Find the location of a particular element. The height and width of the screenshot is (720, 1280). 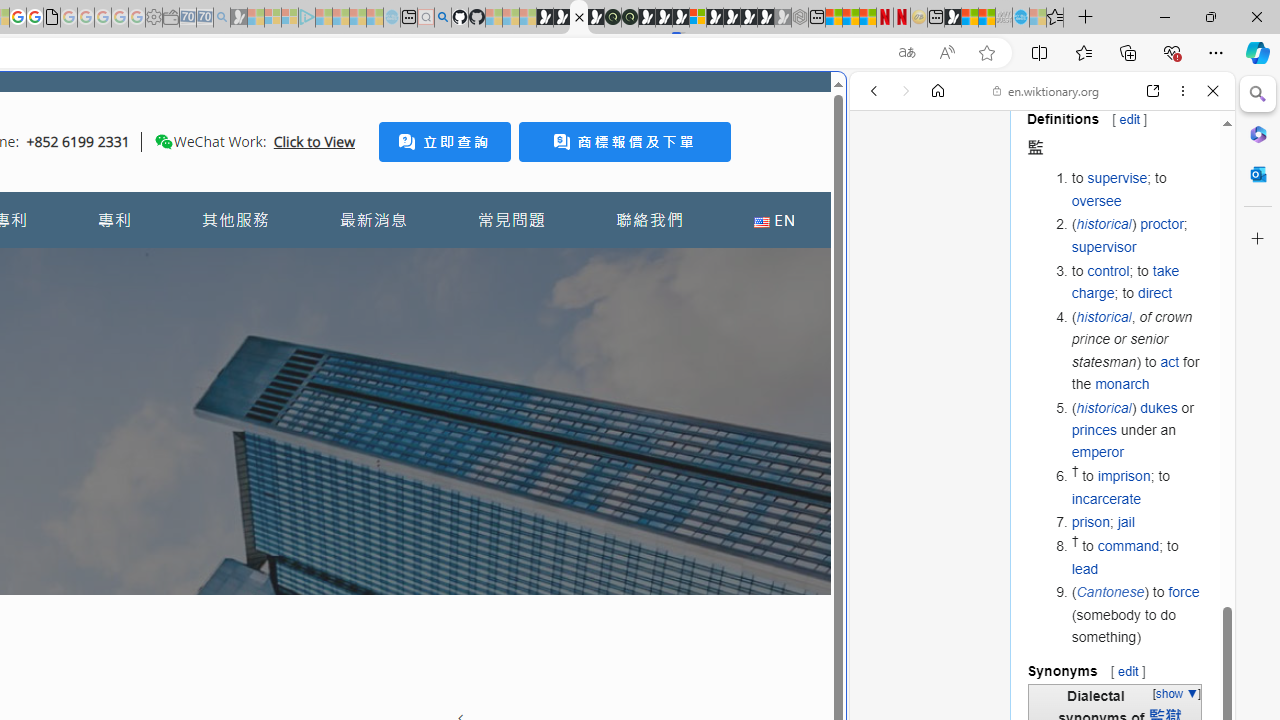

'proctor' is located at coordinates (1162, 224).